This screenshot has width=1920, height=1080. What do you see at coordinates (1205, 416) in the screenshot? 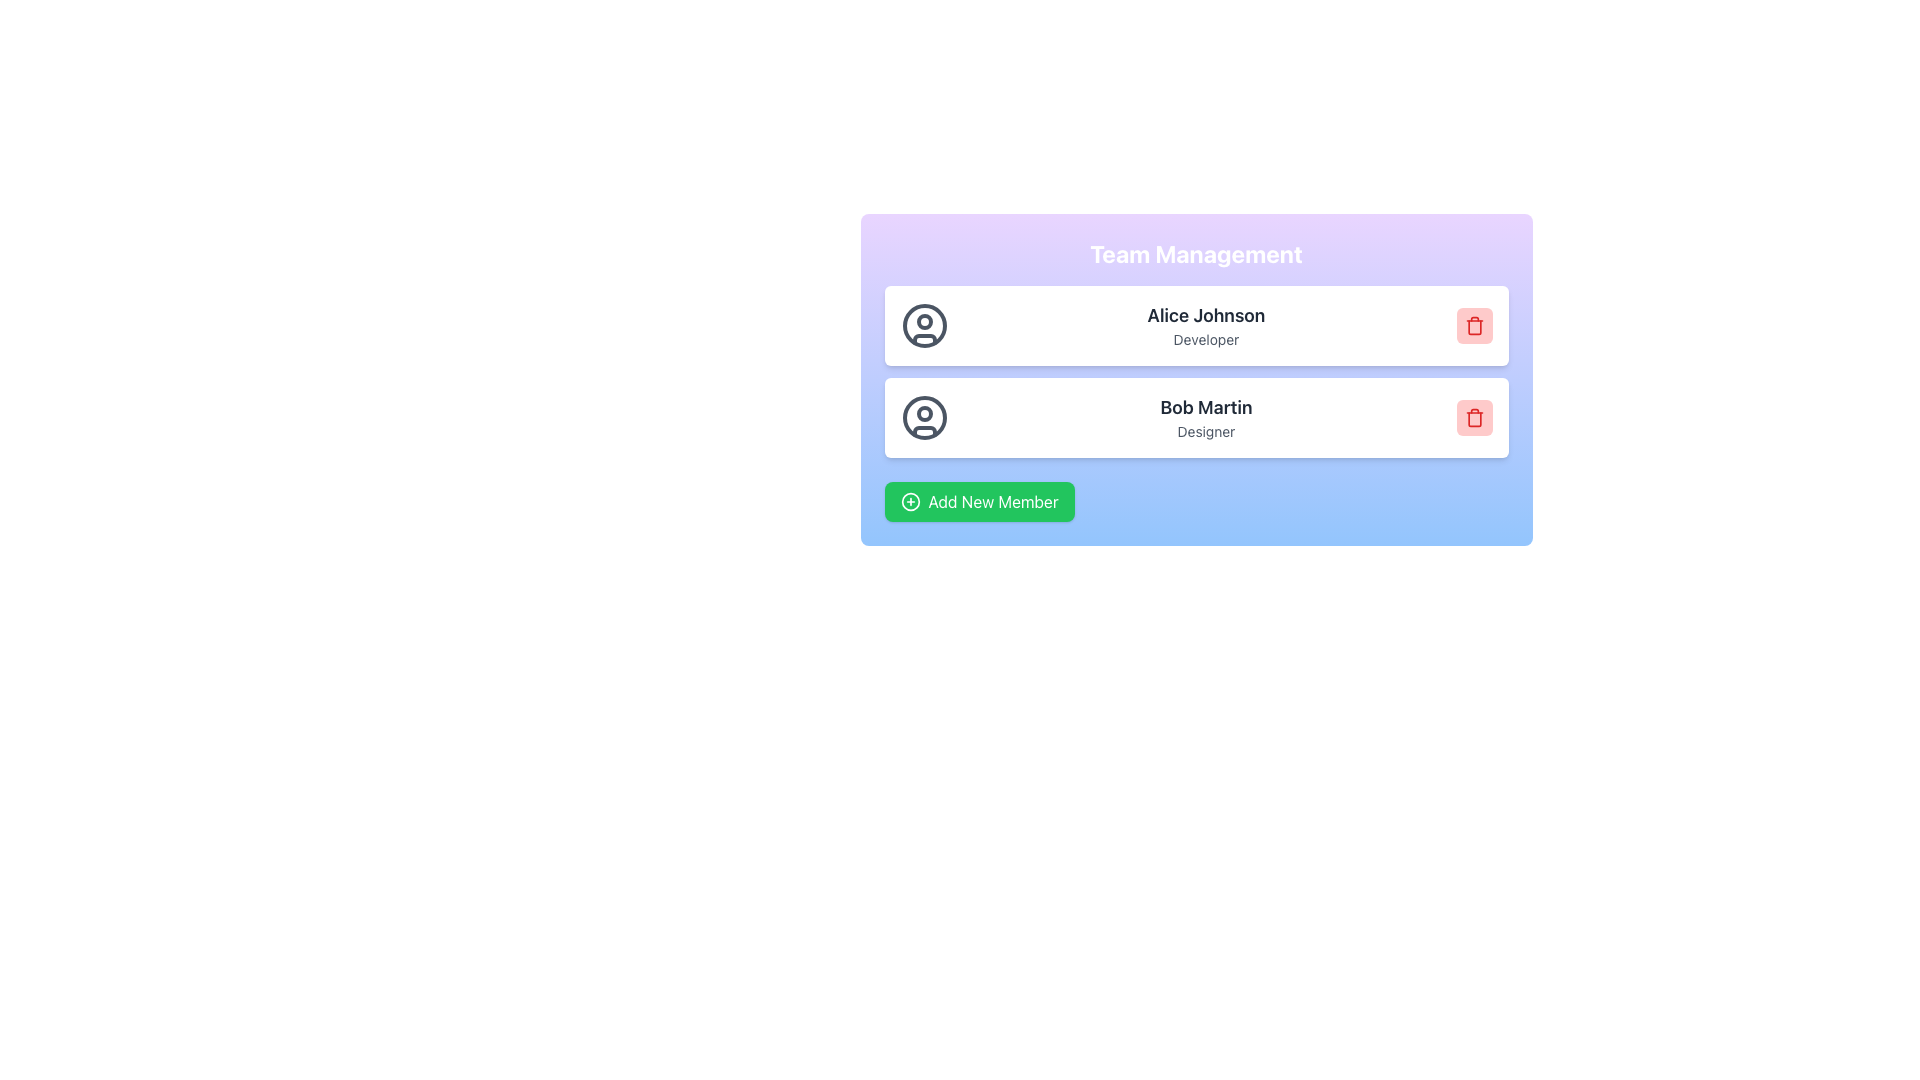
I see `the informational display for team member 'Bob Martin', who is a 'Designer', located in the second card of the Team Management interface` at bounding box center [1205, 416].